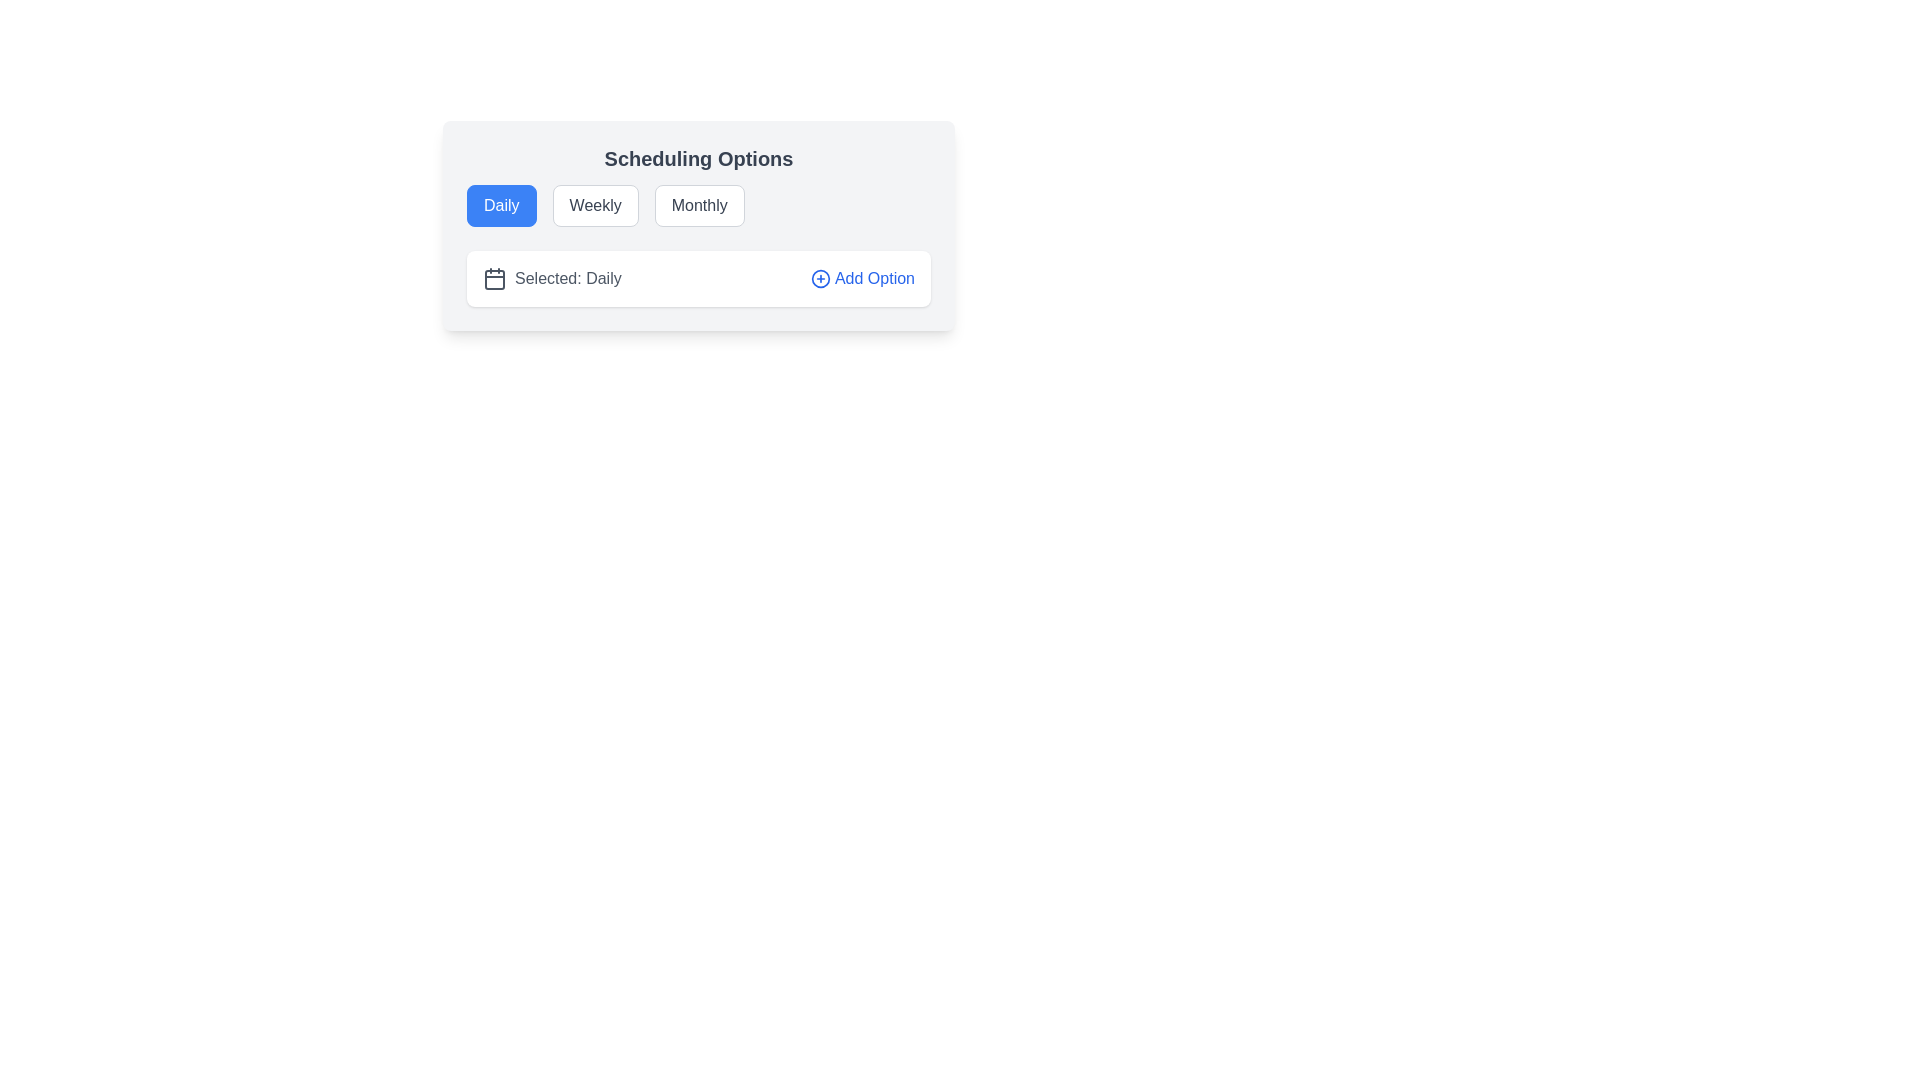  Describe the element at coordinates (494, 278) in the screenshot. I see `the icon located to the left of the 'Selected: Daily' text, which serves as a visual indicator for scheduling options` at that location.